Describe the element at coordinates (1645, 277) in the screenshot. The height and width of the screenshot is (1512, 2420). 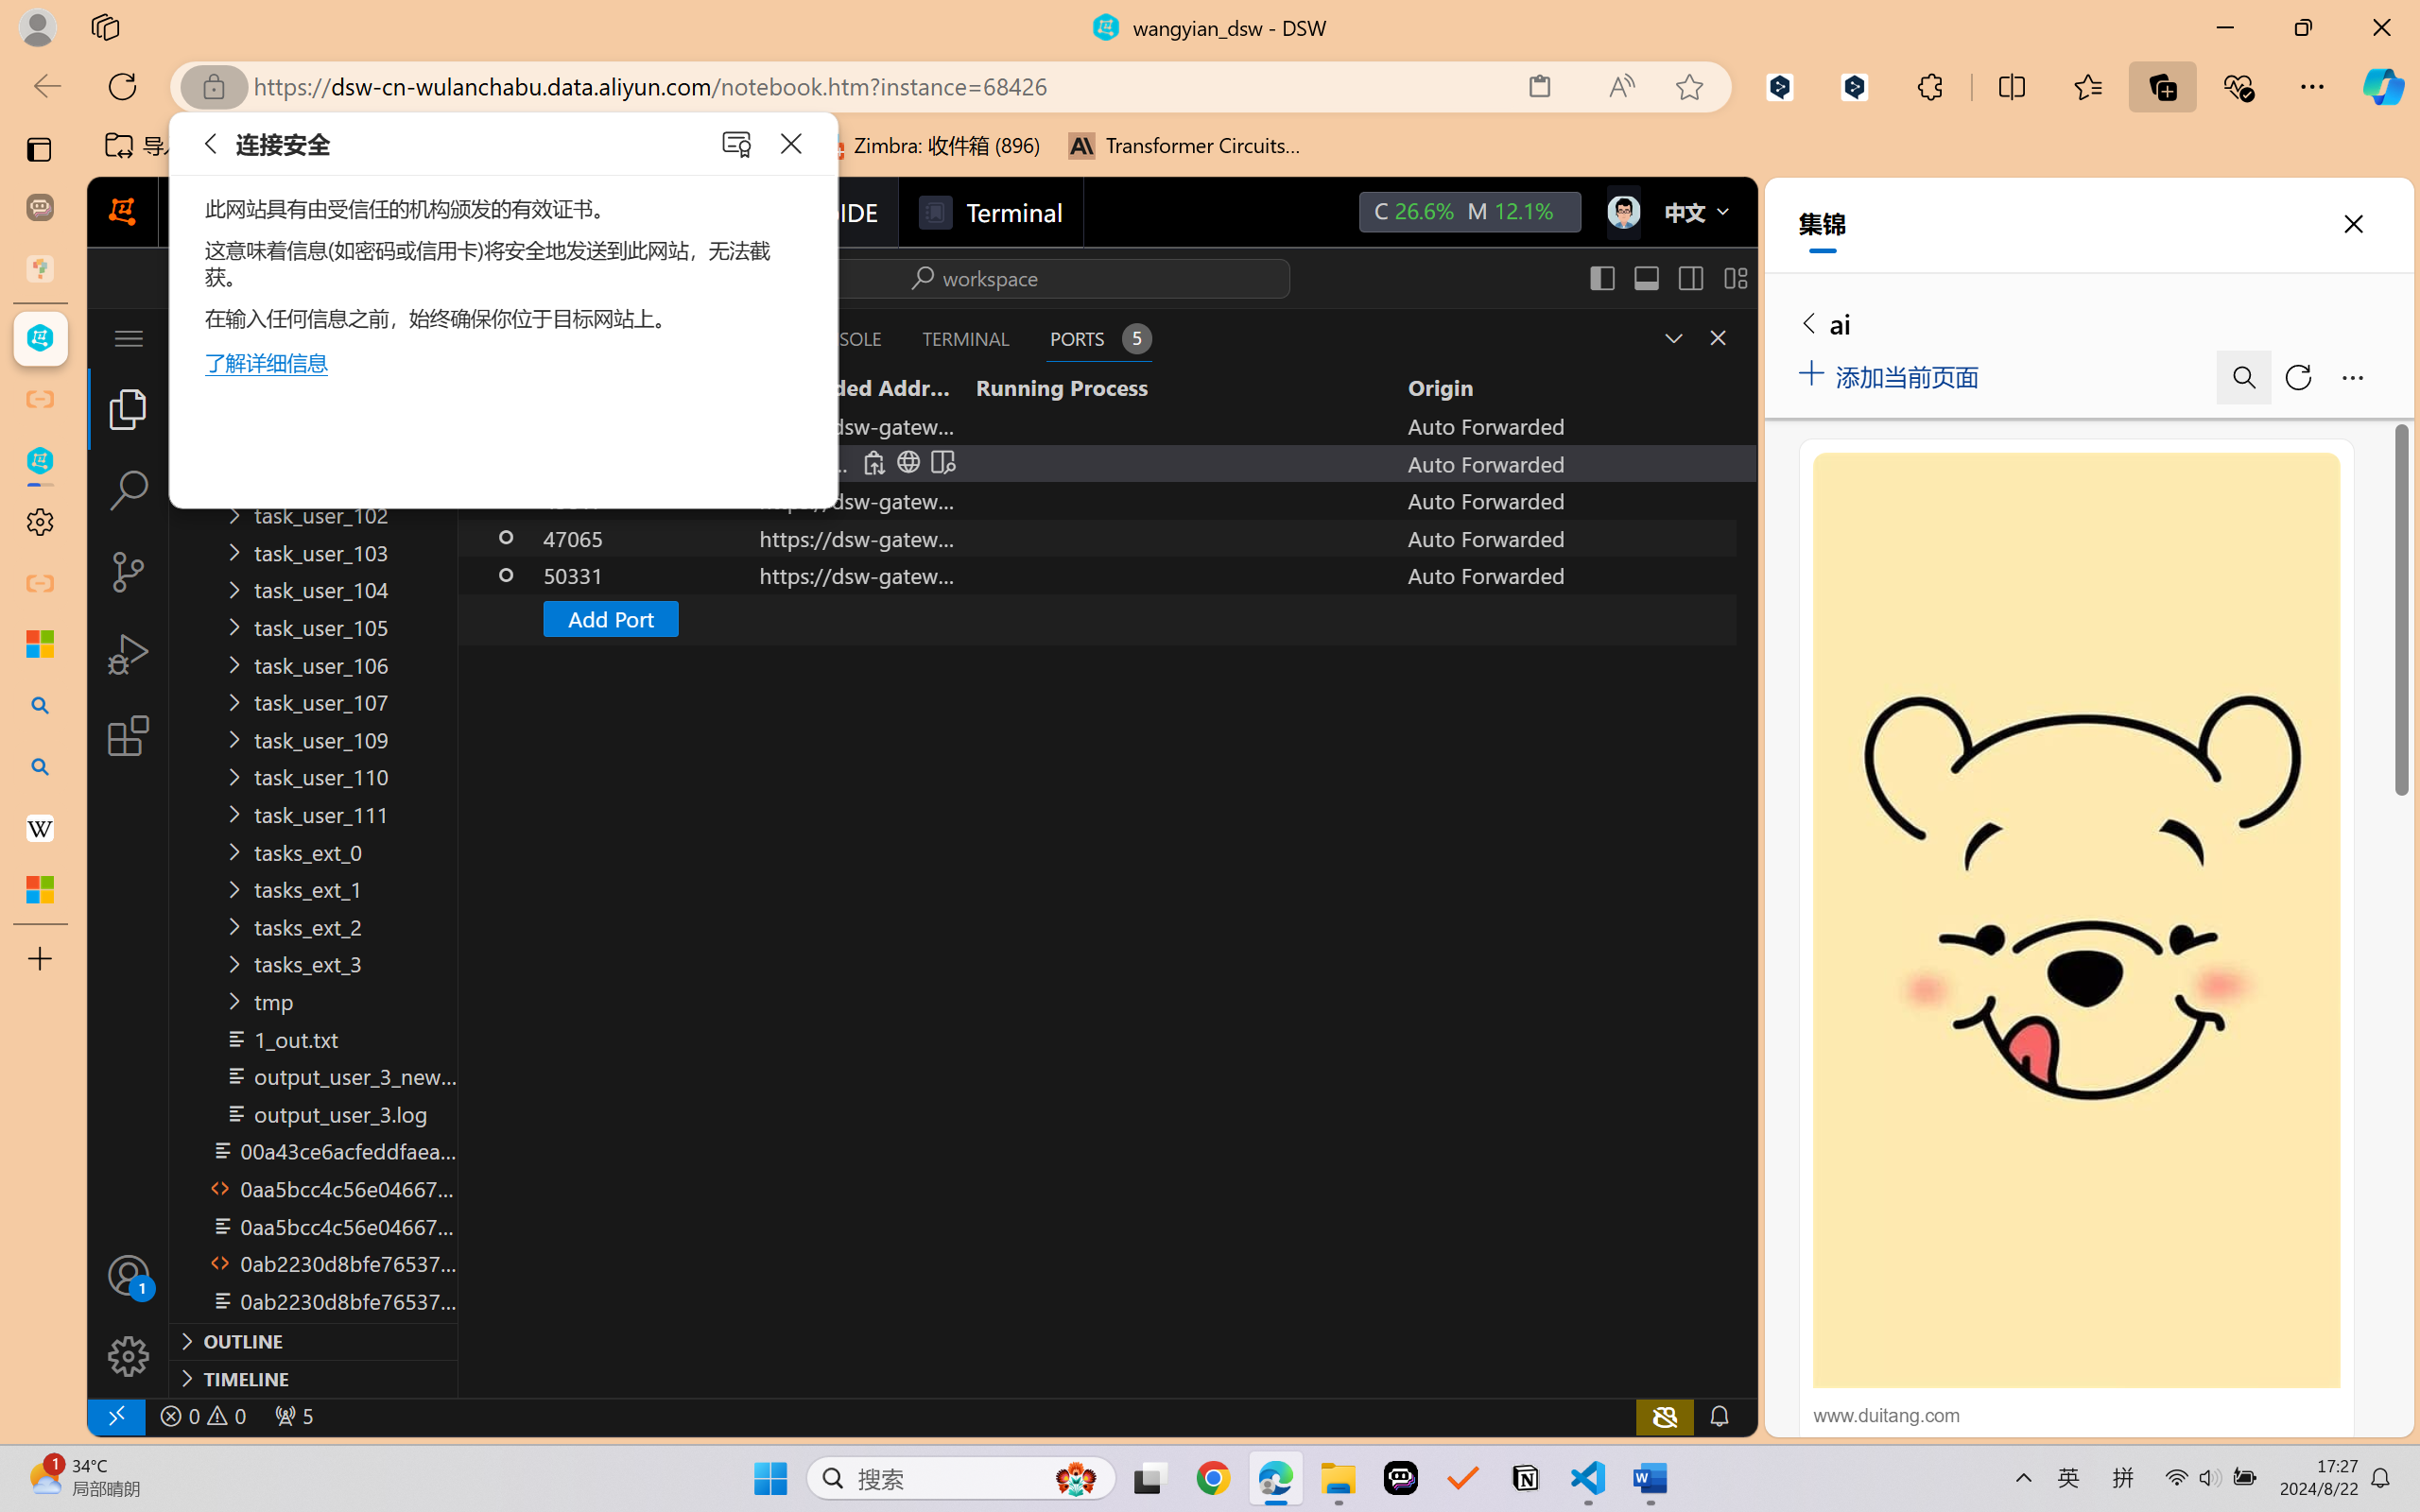
I see `'Toggle Panel (Ctrl+J)'` at that location.